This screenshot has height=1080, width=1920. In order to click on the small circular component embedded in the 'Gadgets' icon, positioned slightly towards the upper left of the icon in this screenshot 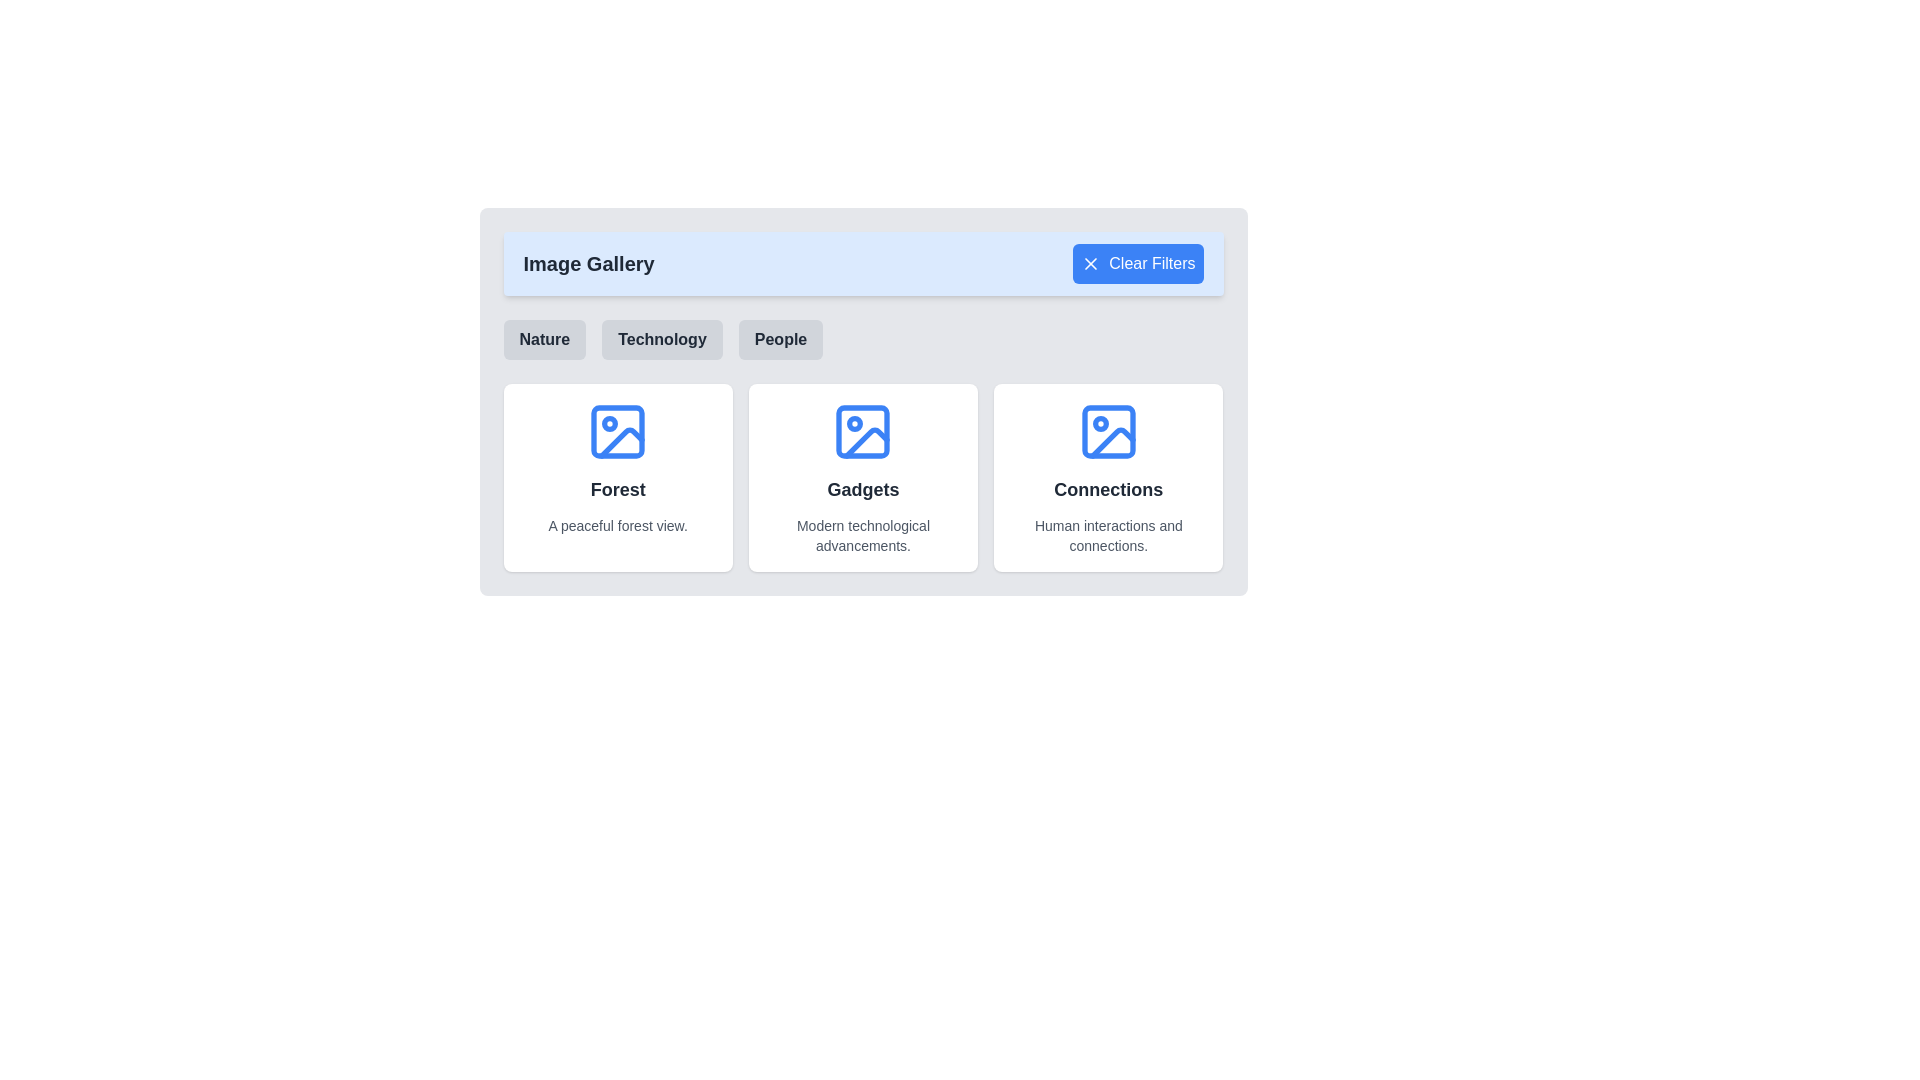, I will do `click(855, 423)`.